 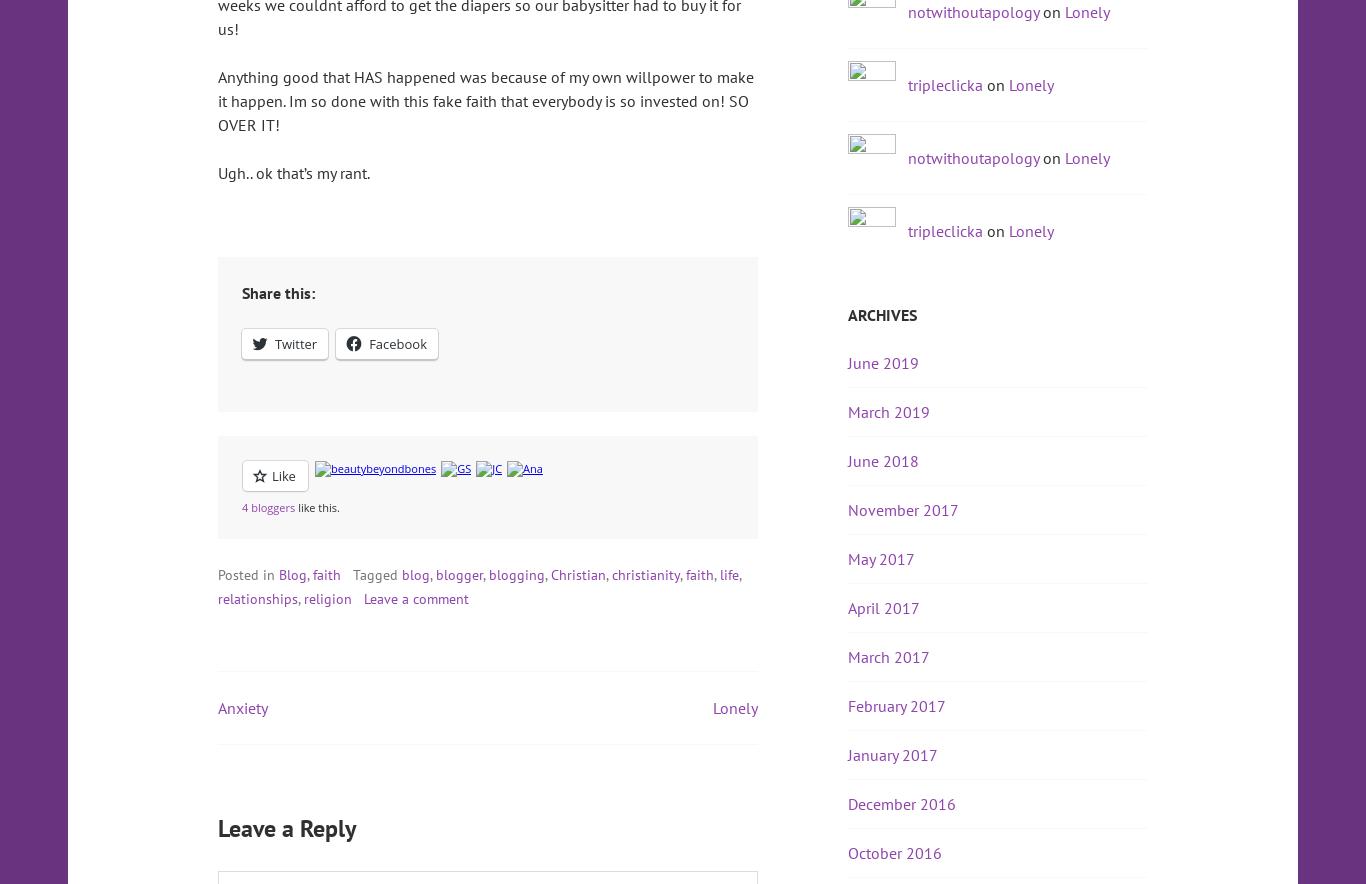 What do you see at coordinates (397, 342) in the screenshot?
I see `'Facebook'` at bounding box center [397, 342].